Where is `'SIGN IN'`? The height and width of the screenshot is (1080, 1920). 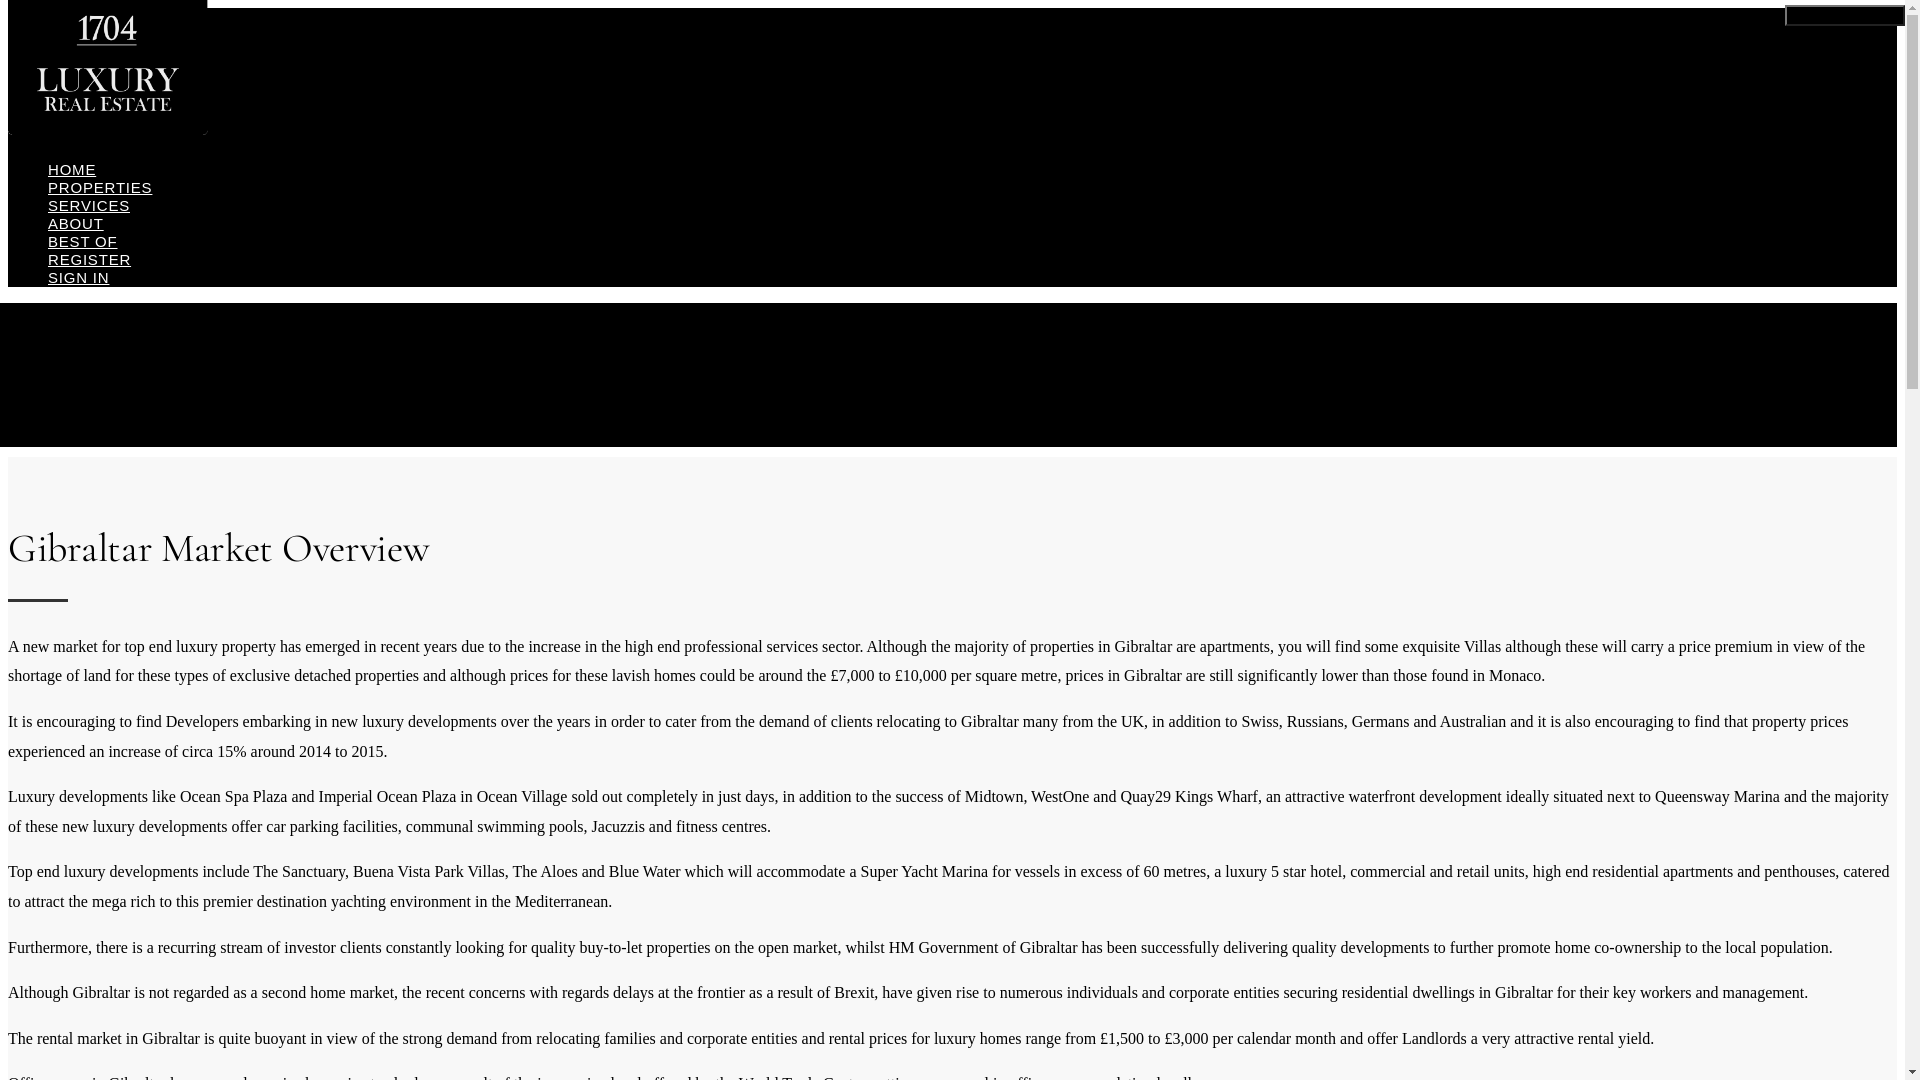
'SIGN IN' is located at coordinates (78, 277).